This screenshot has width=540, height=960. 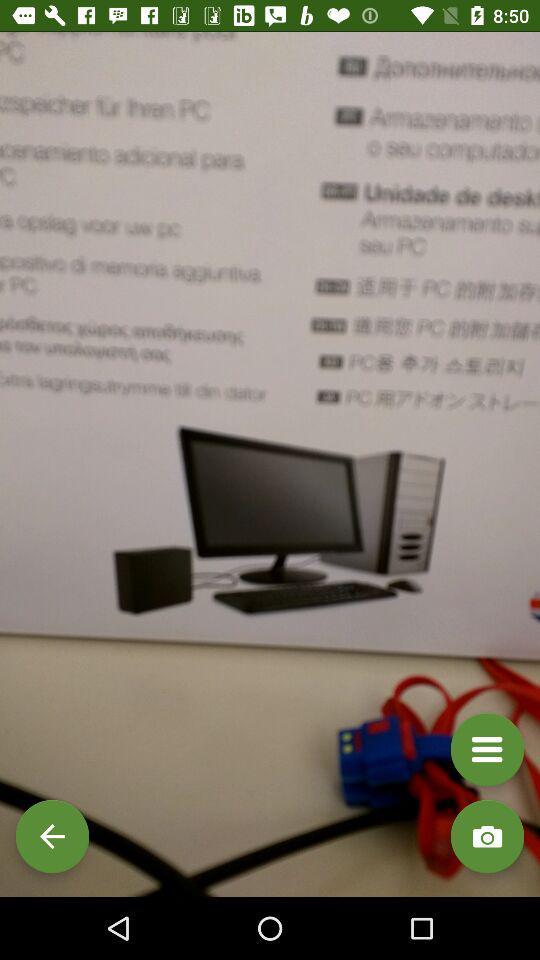 What do you see at coordinates (486, 748) in the screenshot?
I see `the menu icon` at bounding box center [486, 748].